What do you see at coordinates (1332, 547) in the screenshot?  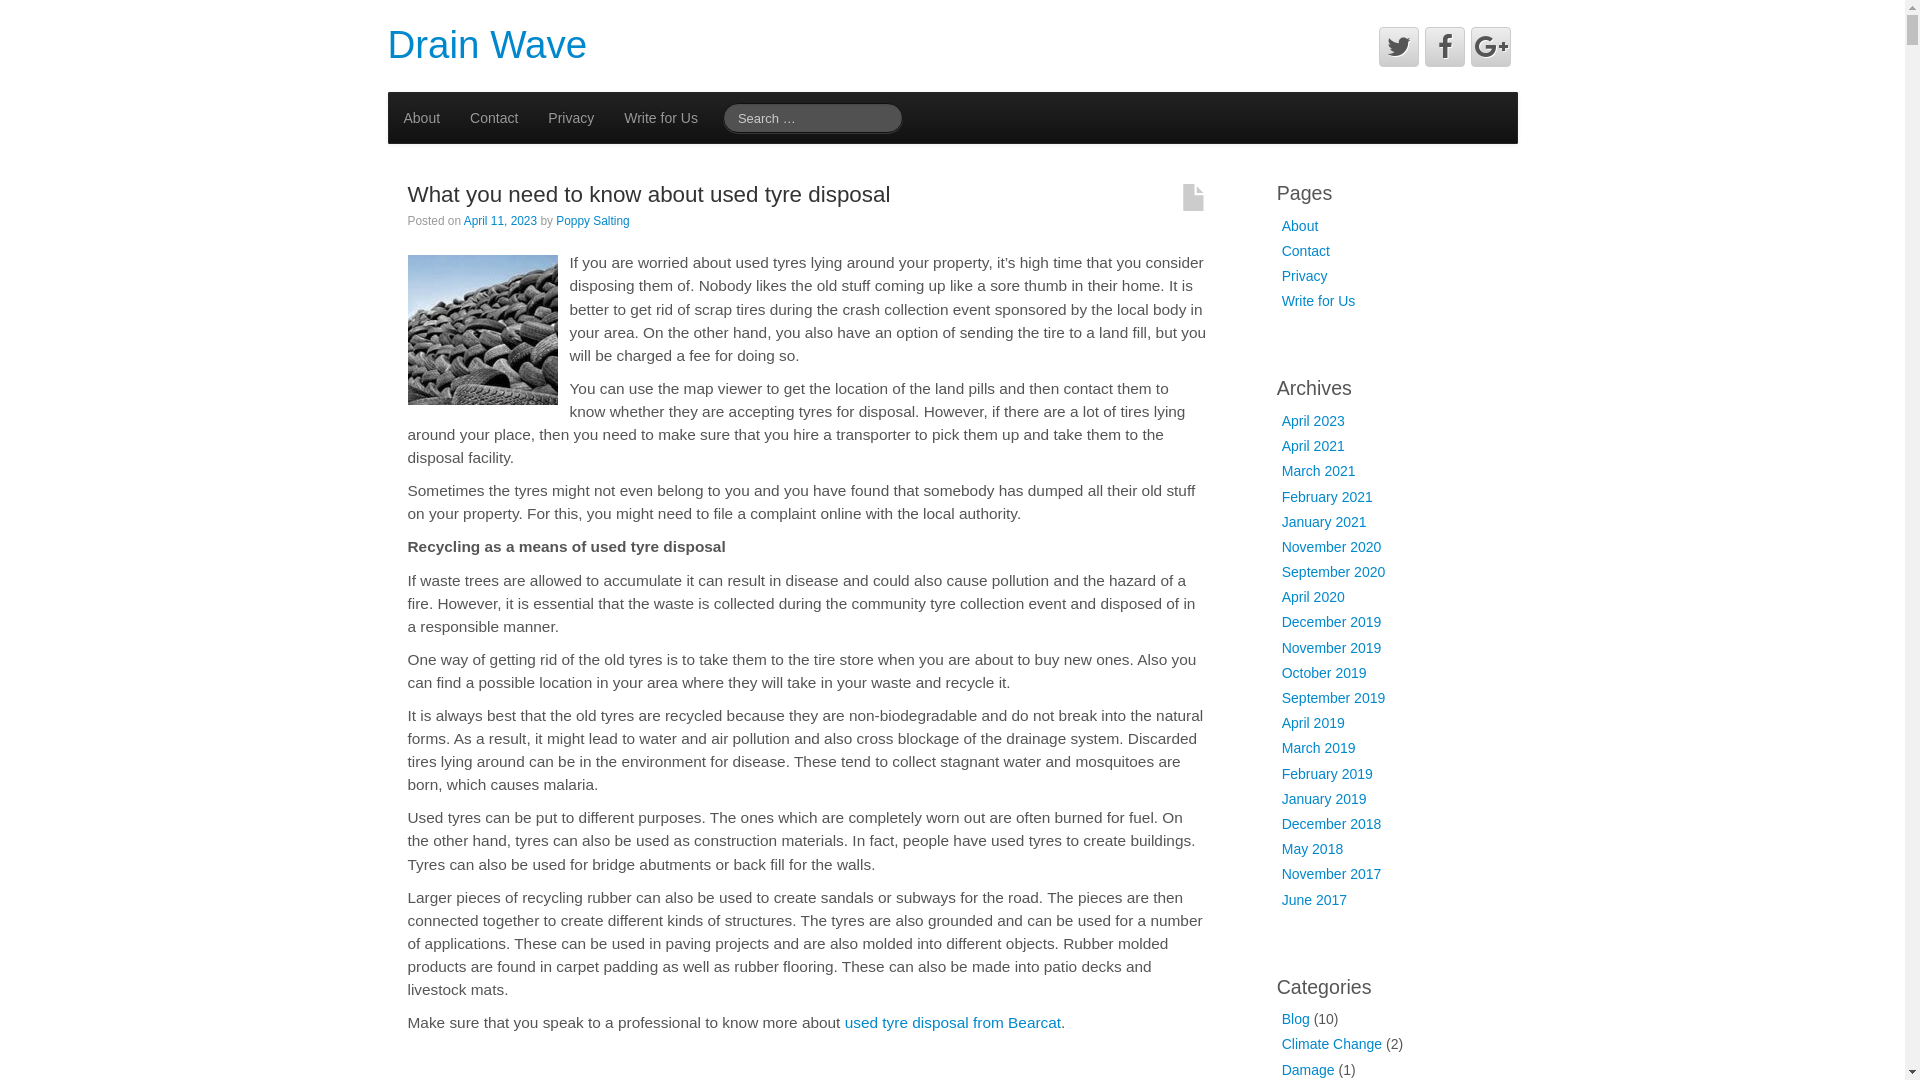 I see `'November 2020'` at bounding box center [1332, 547].